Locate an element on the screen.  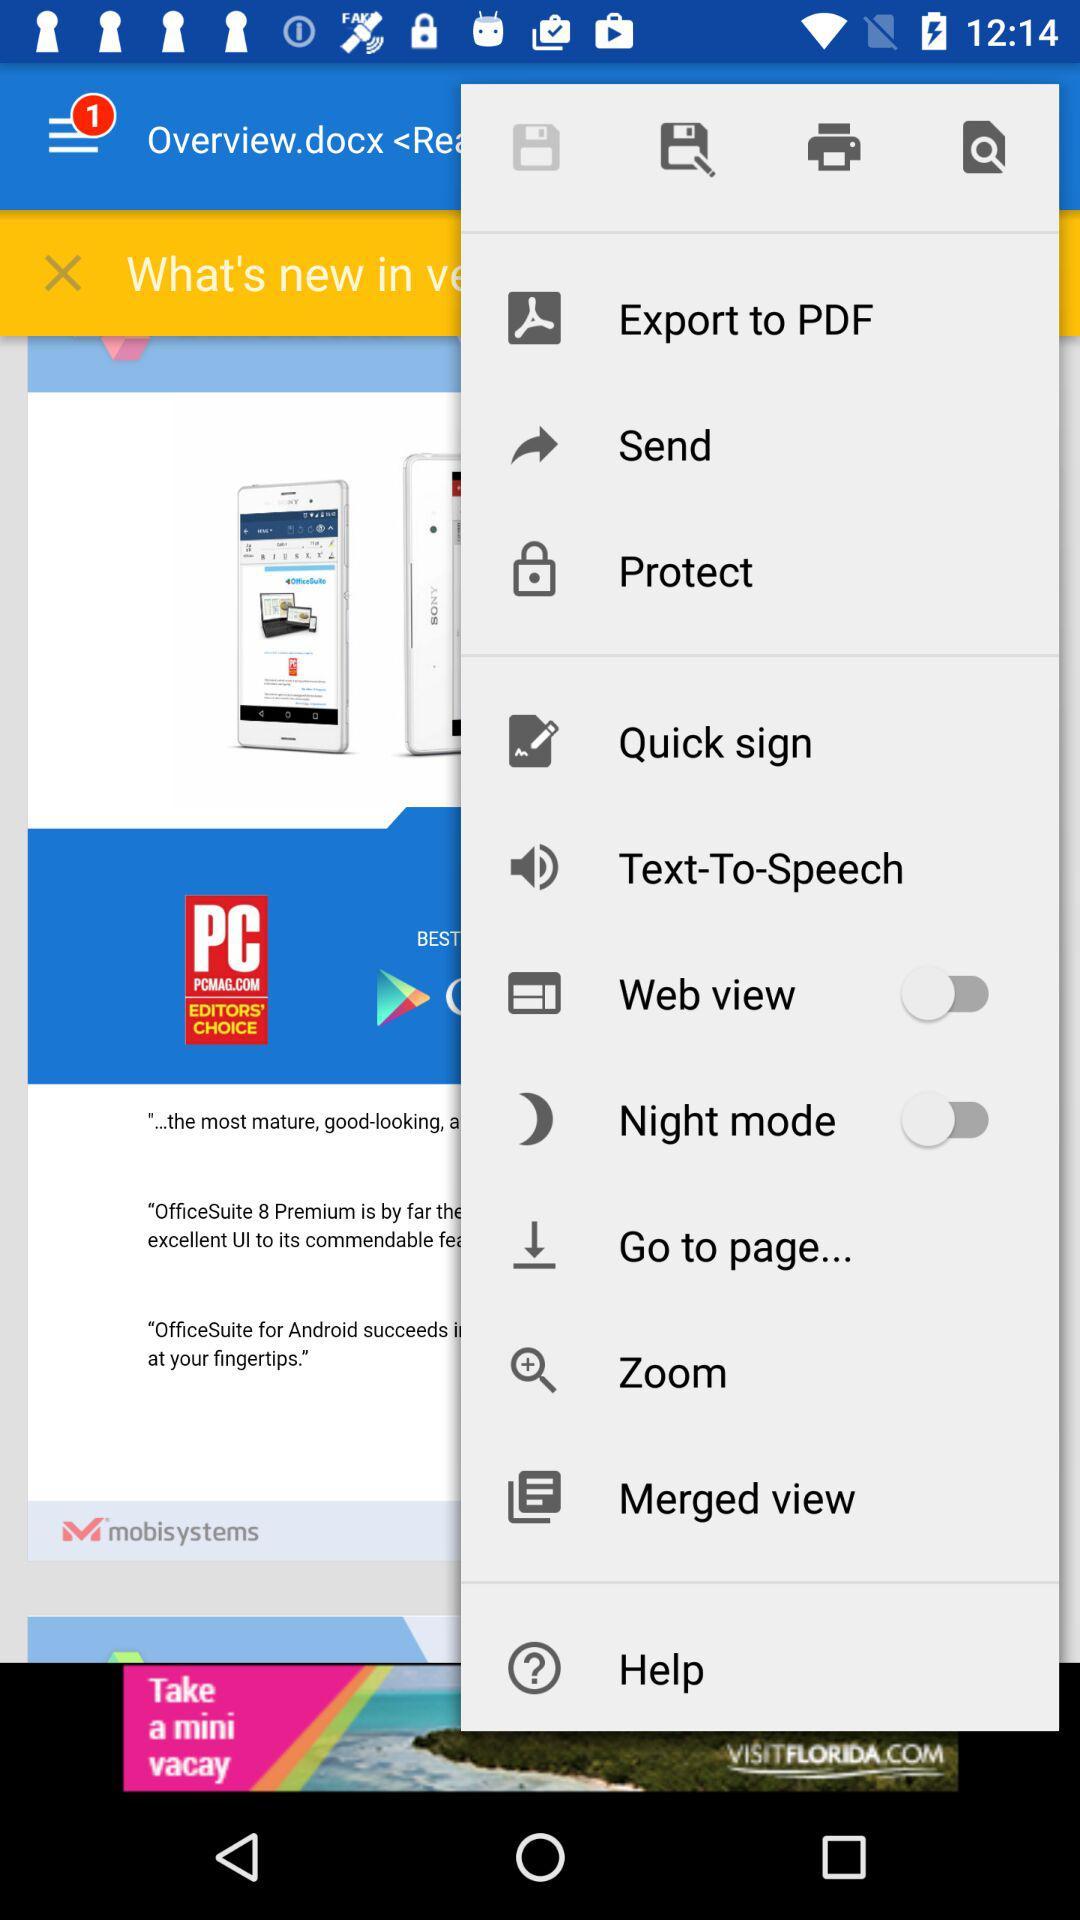
the item below web view is located at coordinates (759, 1117).